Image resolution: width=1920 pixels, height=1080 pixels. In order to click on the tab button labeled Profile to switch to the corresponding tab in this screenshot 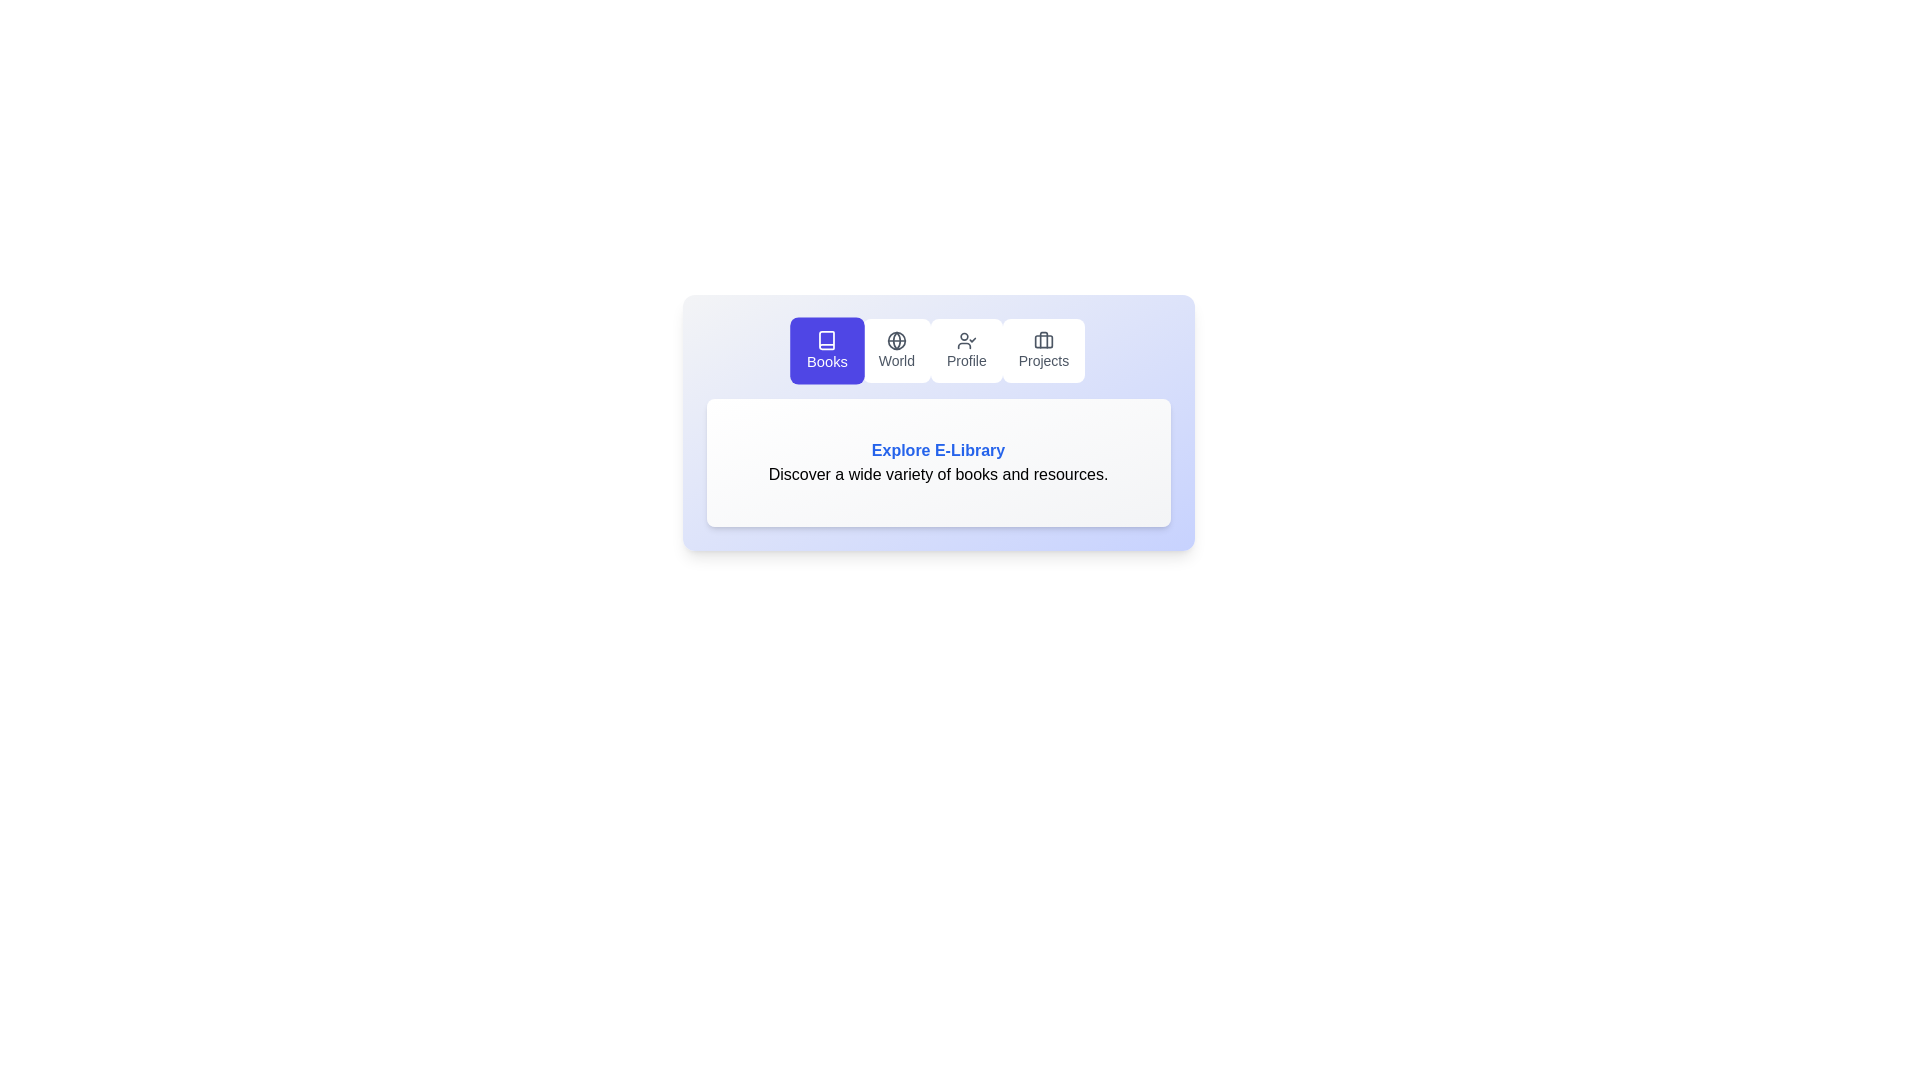, I will do `click(966, 350)`.